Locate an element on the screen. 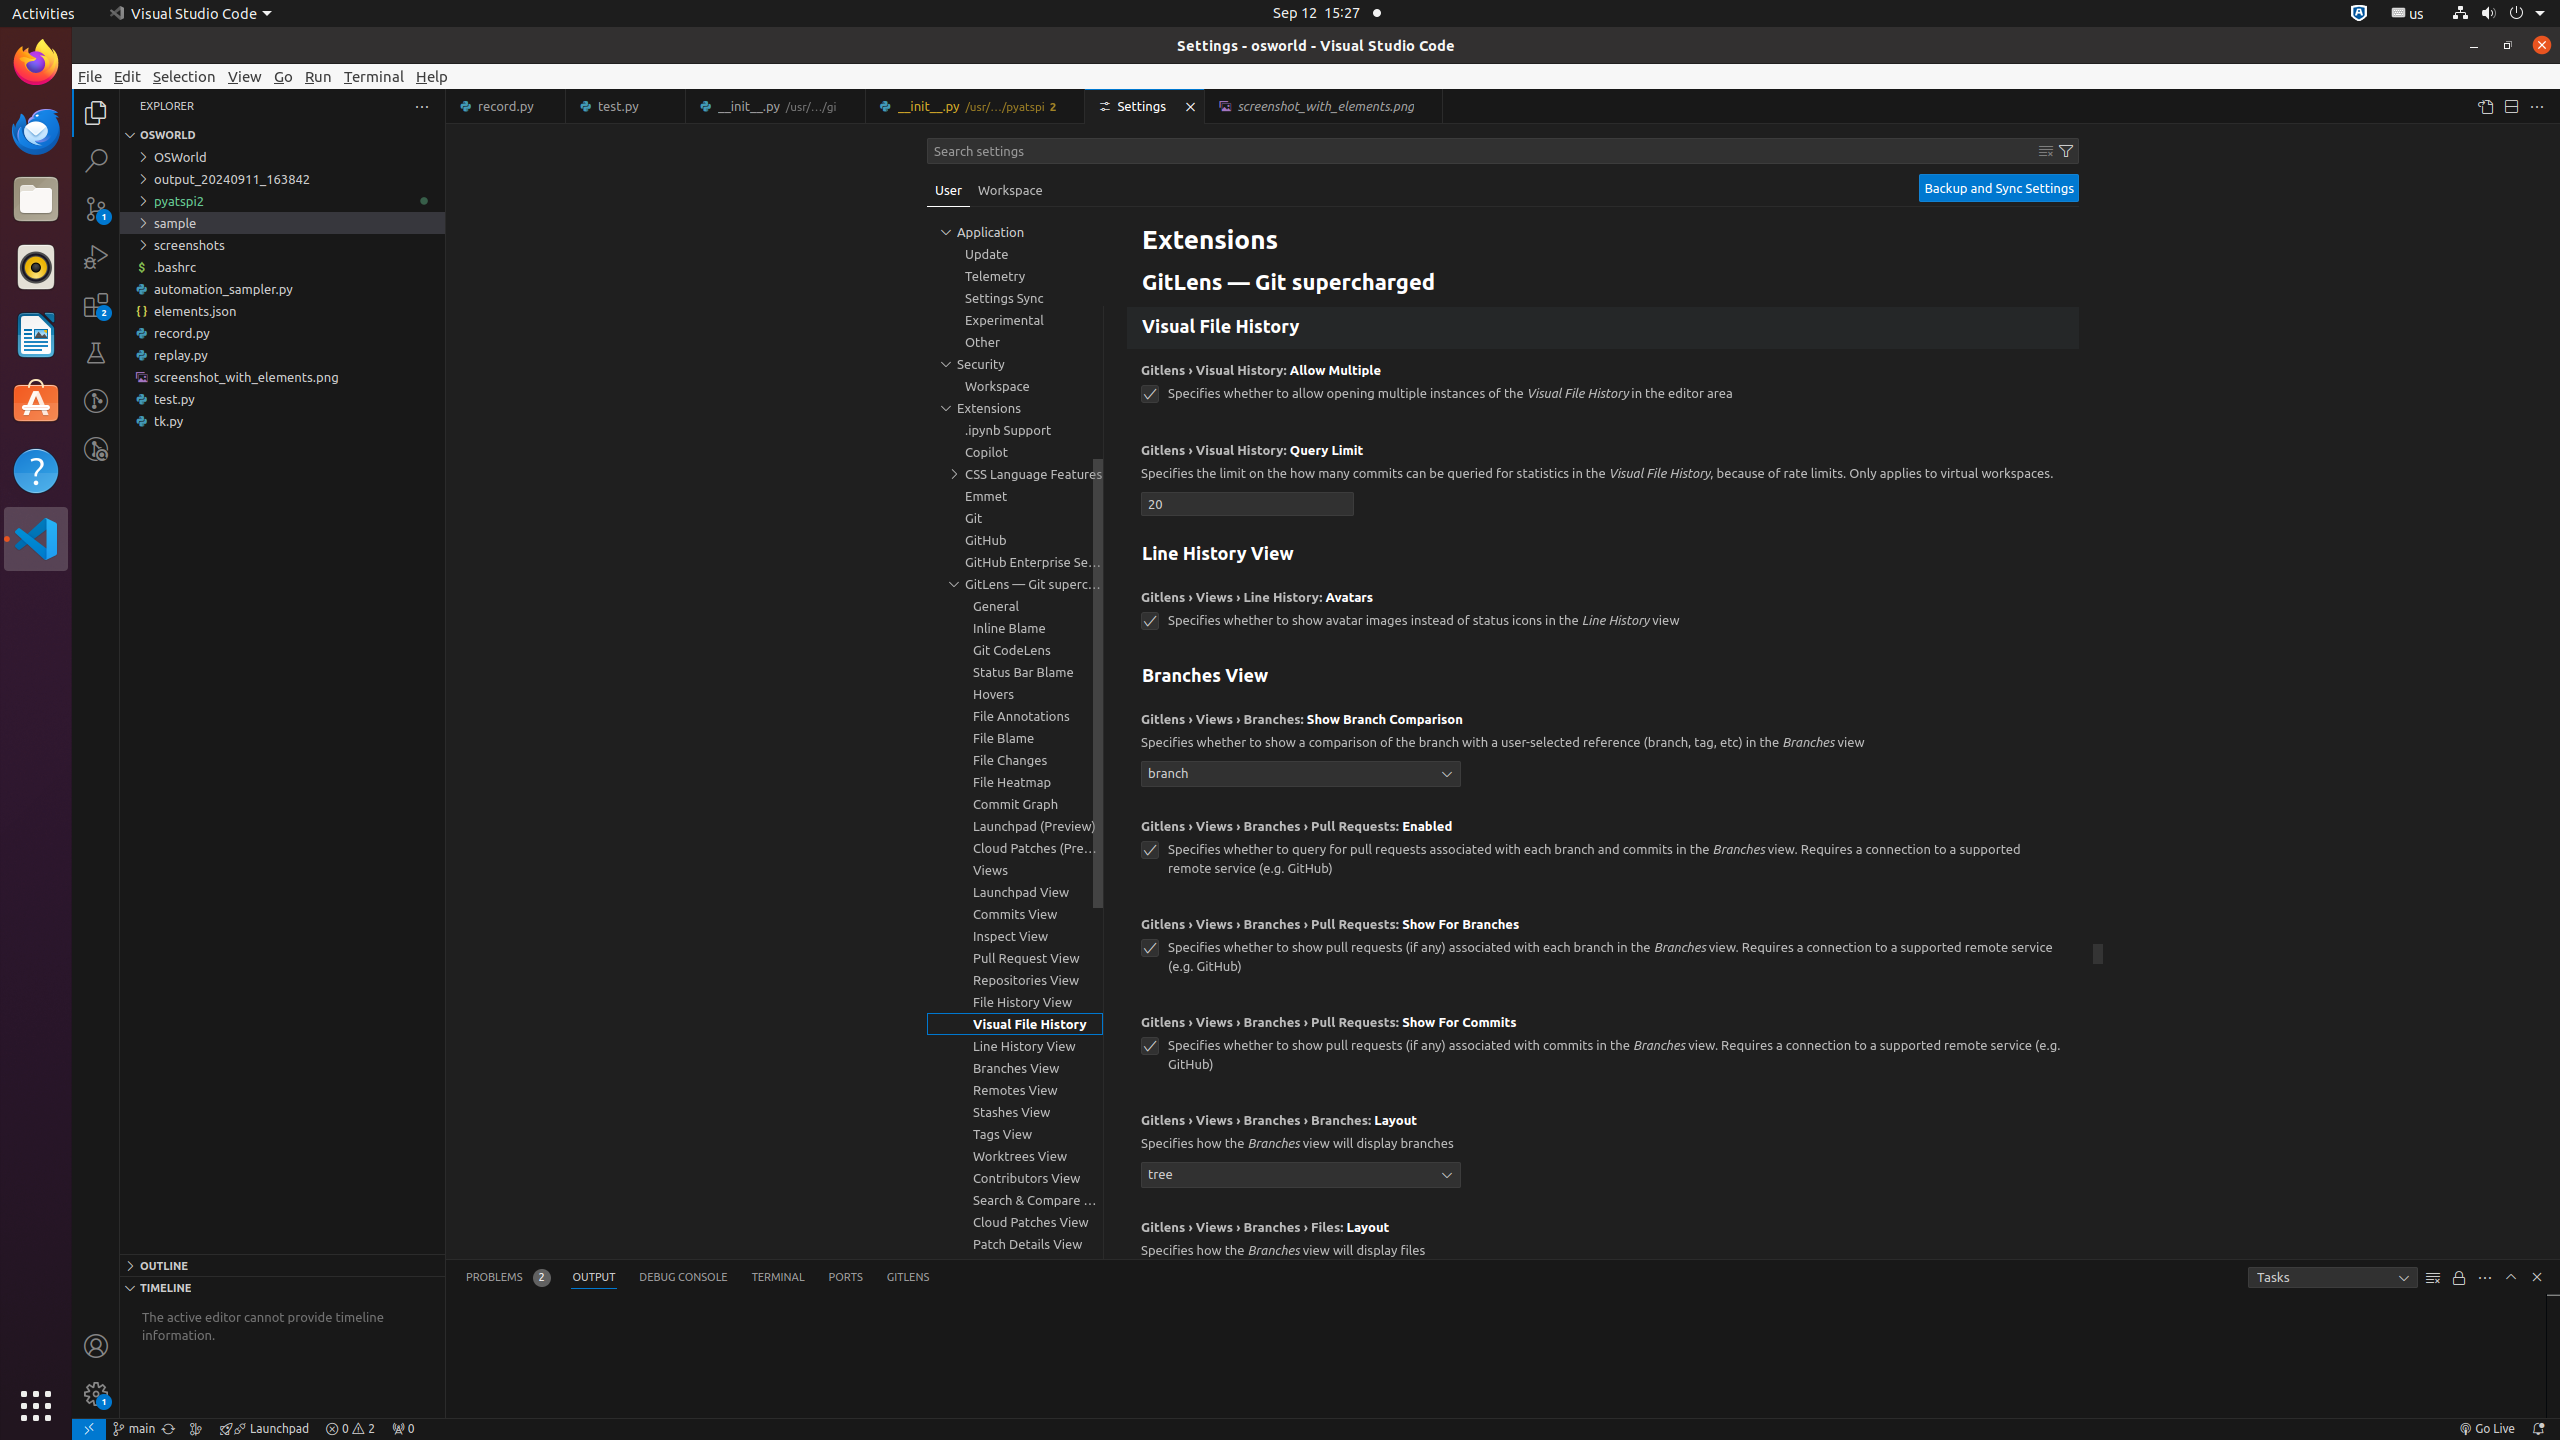 The height and width of the screenshot is (1440, 2560). 'Maximize Panel Size' is located at coordinates (2511, 1275).